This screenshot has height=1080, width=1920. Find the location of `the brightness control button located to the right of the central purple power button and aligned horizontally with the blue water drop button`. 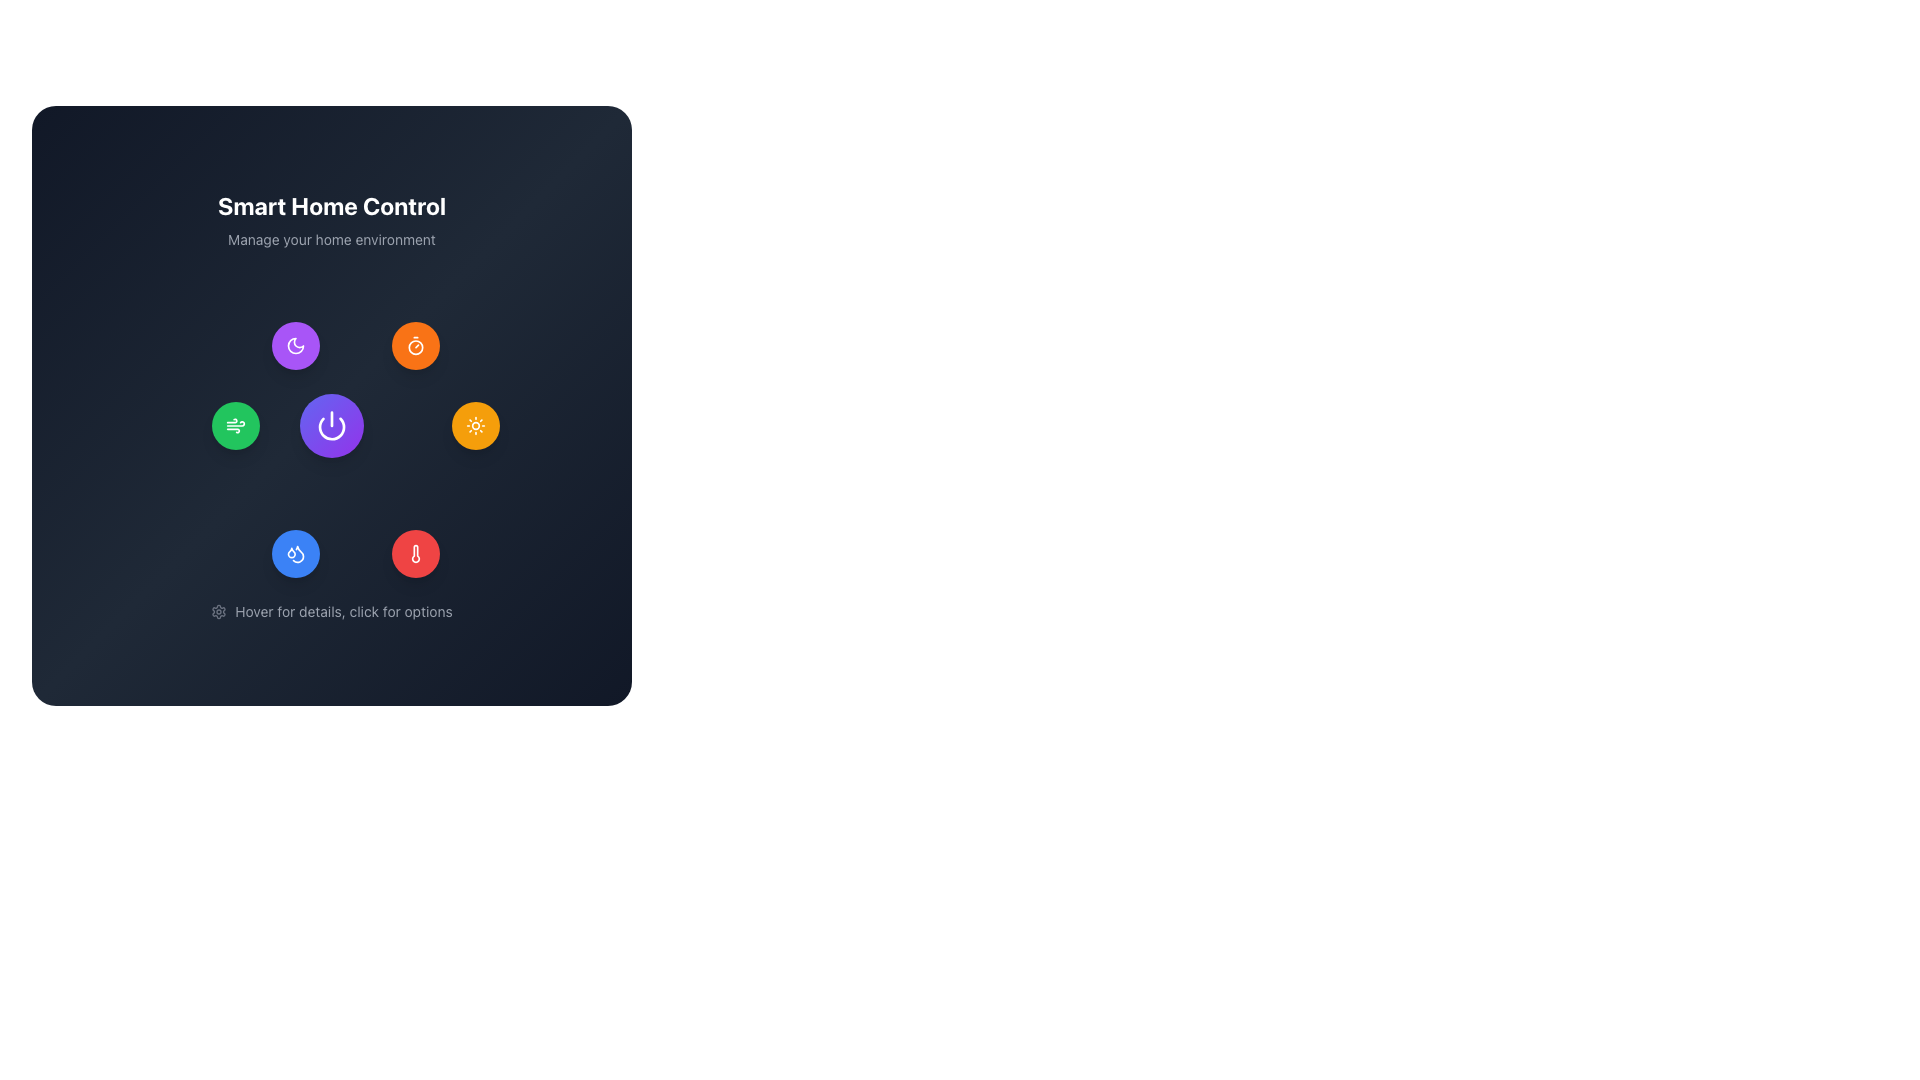

the brightness control button located to the right of the central purple power button and aligned horizontally with the blue water drop button is located at coordinates (474, 424).